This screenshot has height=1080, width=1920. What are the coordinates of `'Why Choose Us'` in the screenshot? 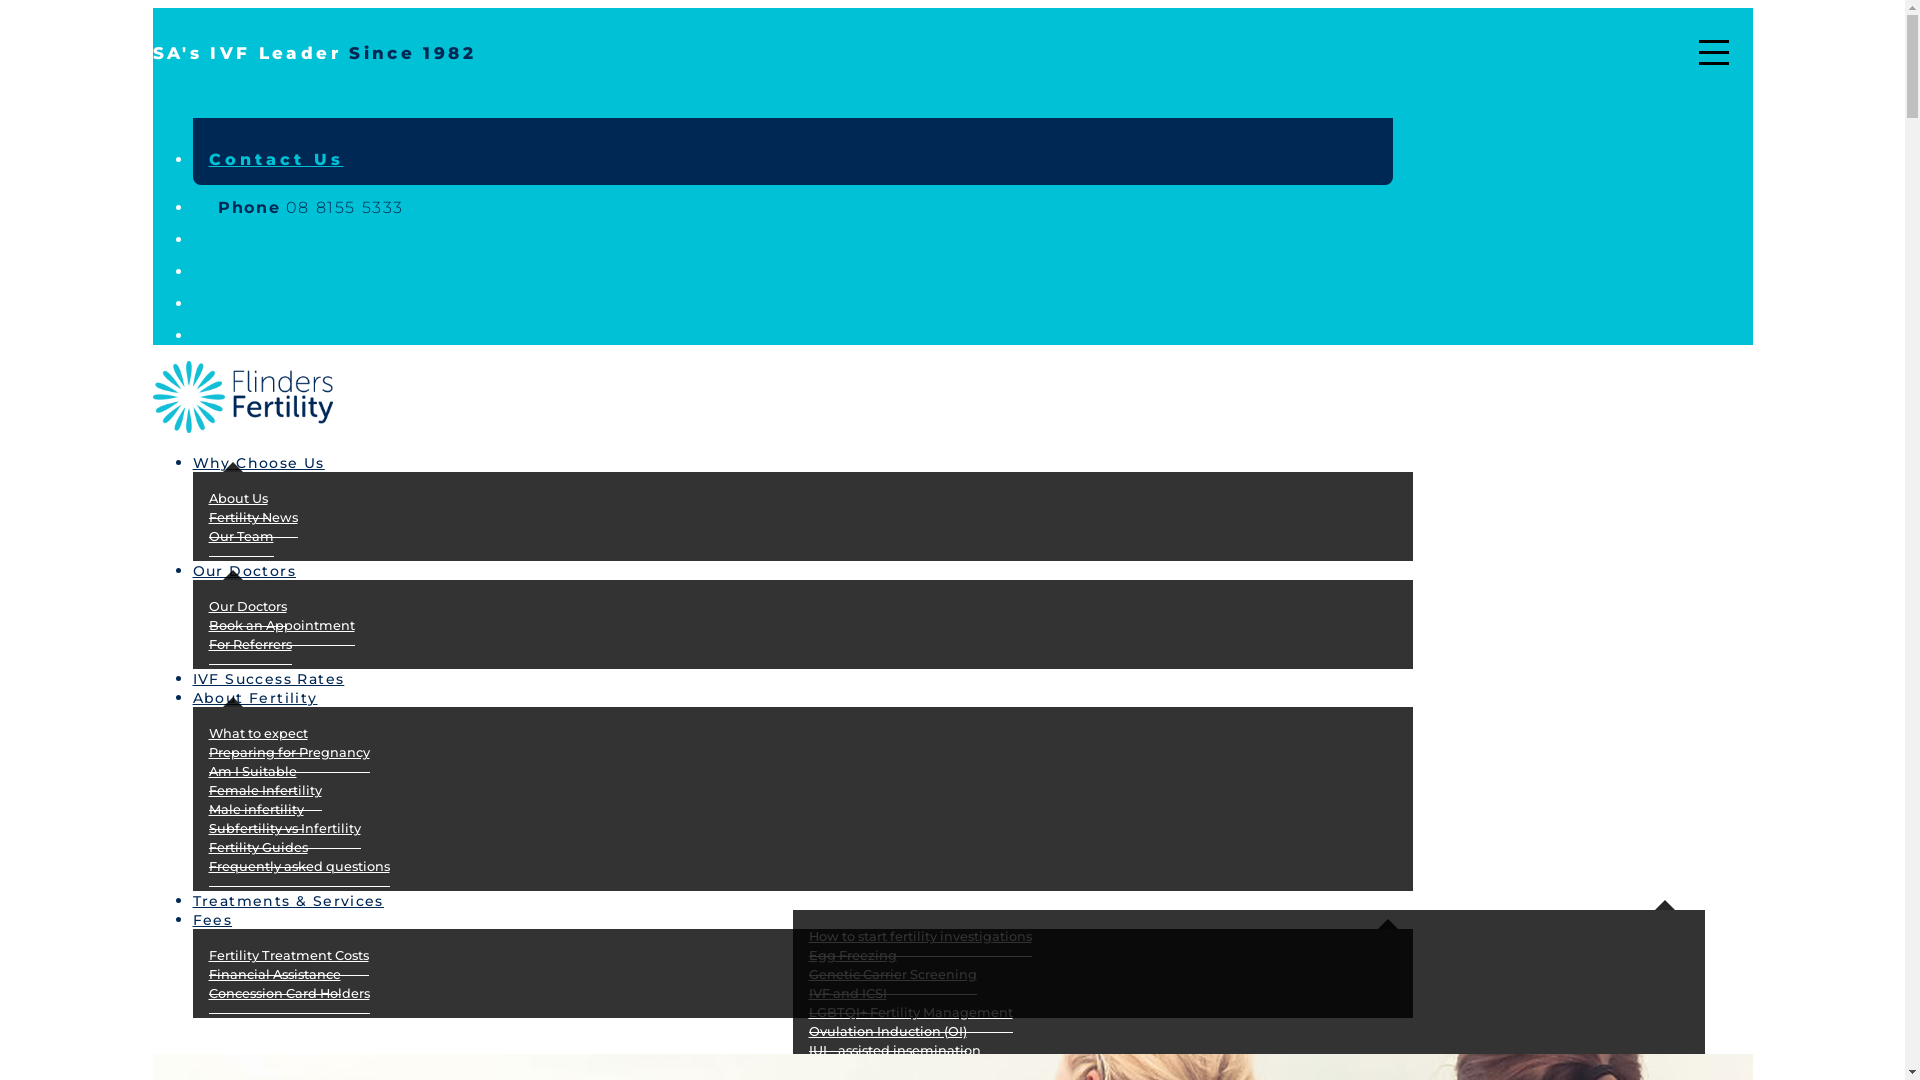 It's located at (272, 459).